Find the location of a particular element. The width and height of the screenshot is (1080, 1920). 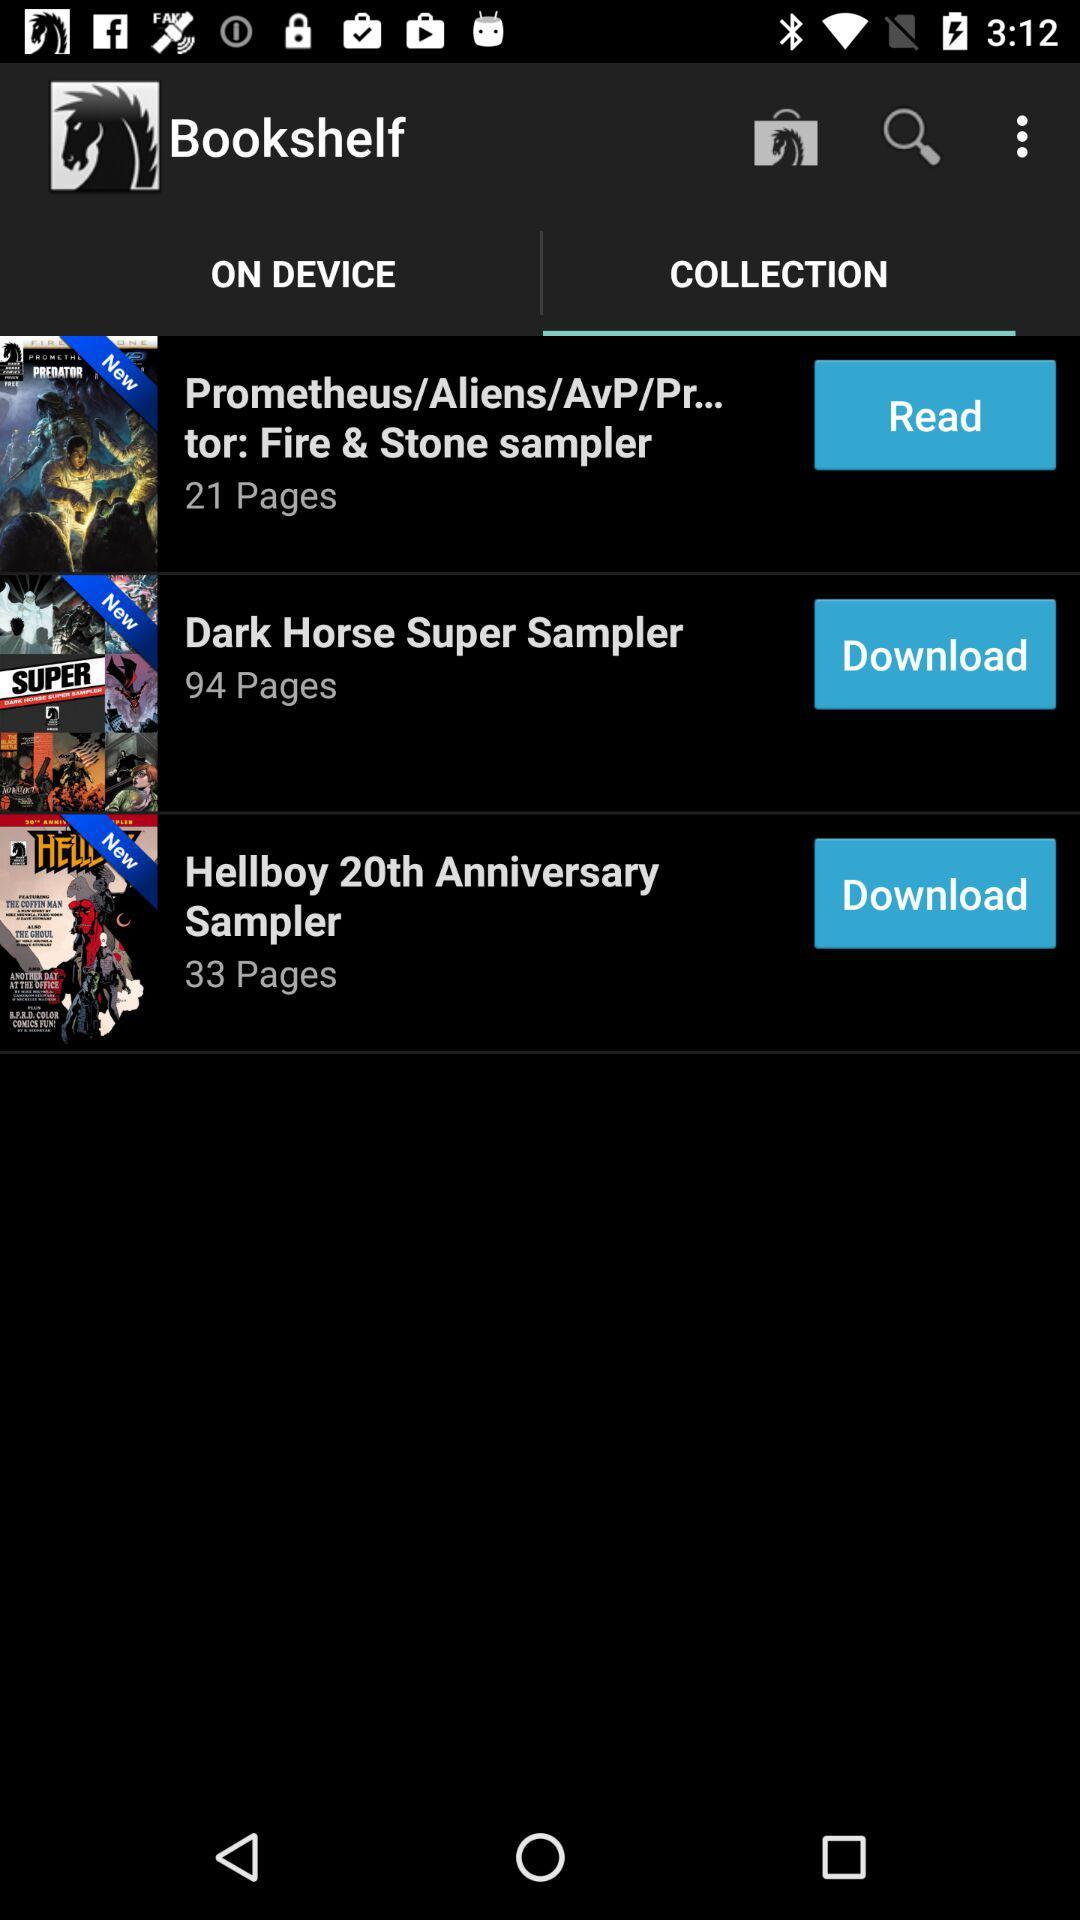

icon above the download is located at coordinates (935, 414).